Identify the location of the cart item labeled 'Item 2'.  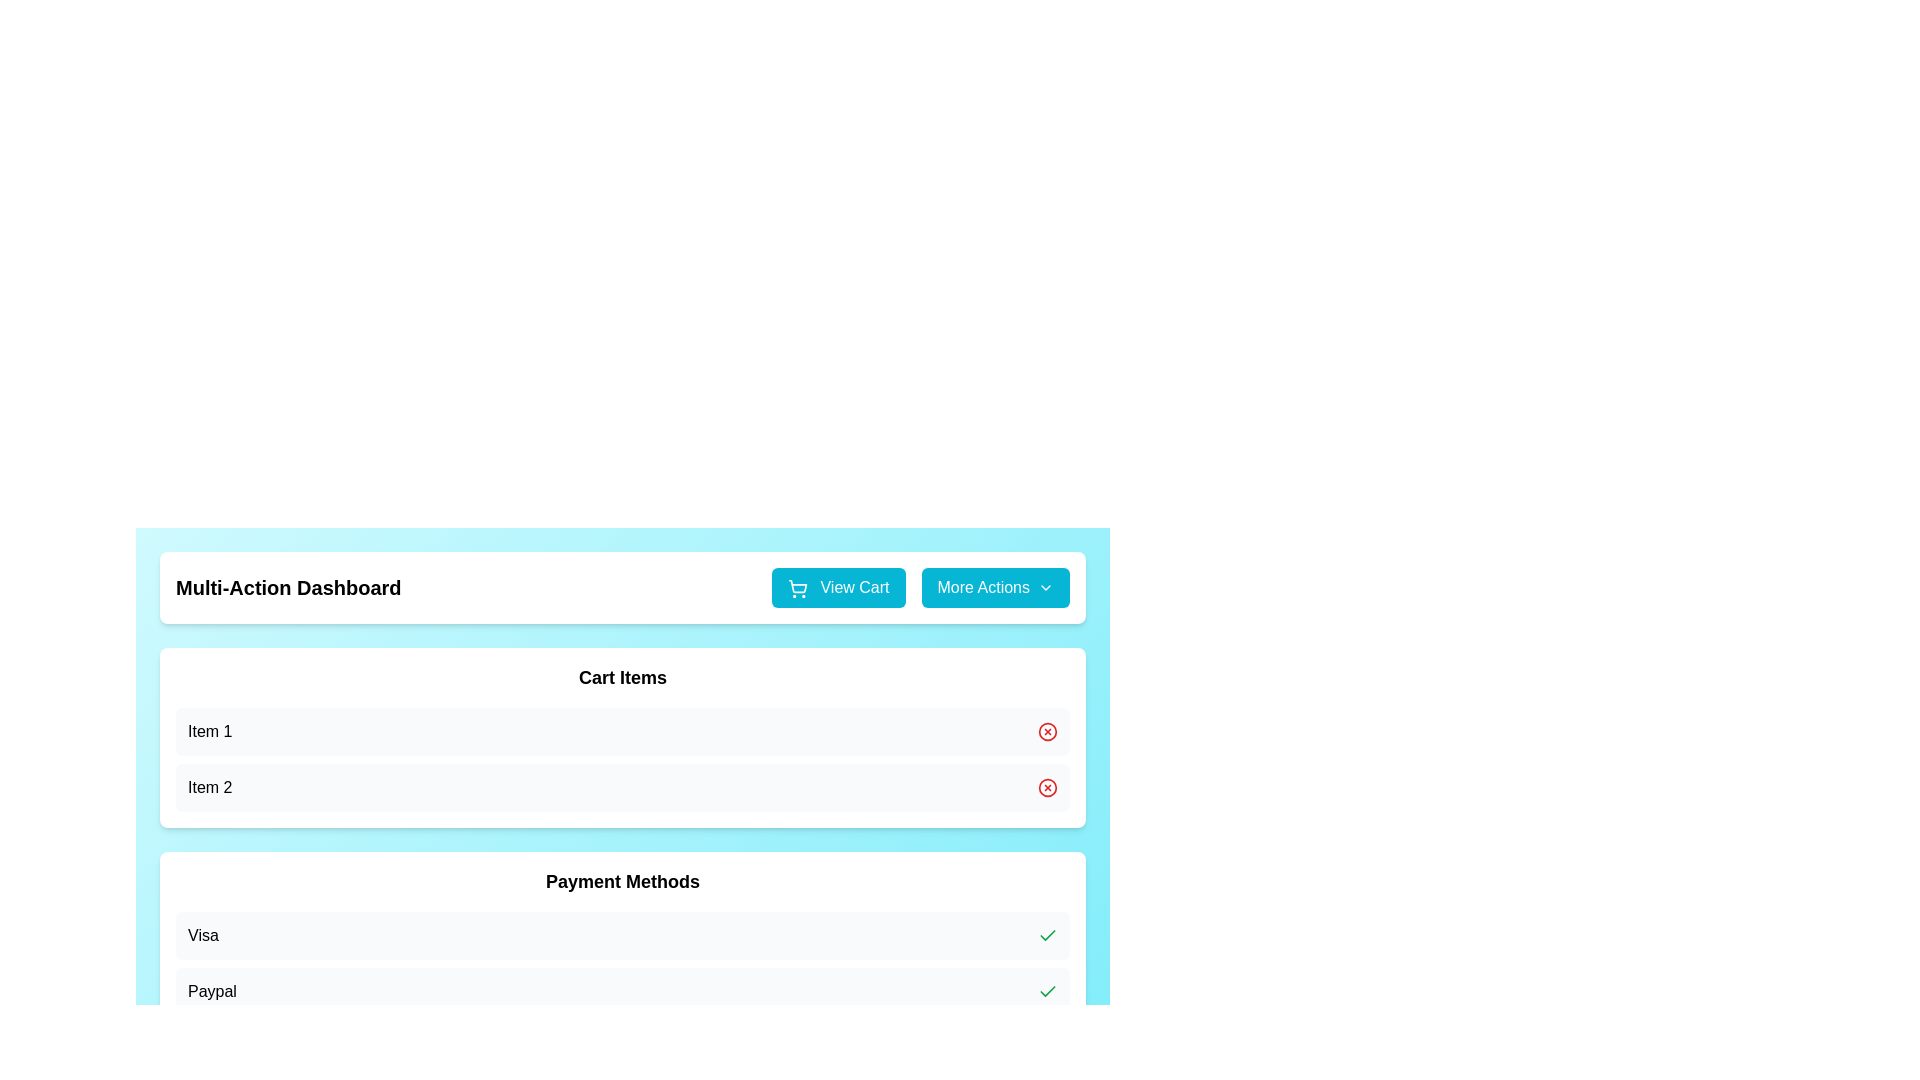
(622, 786).